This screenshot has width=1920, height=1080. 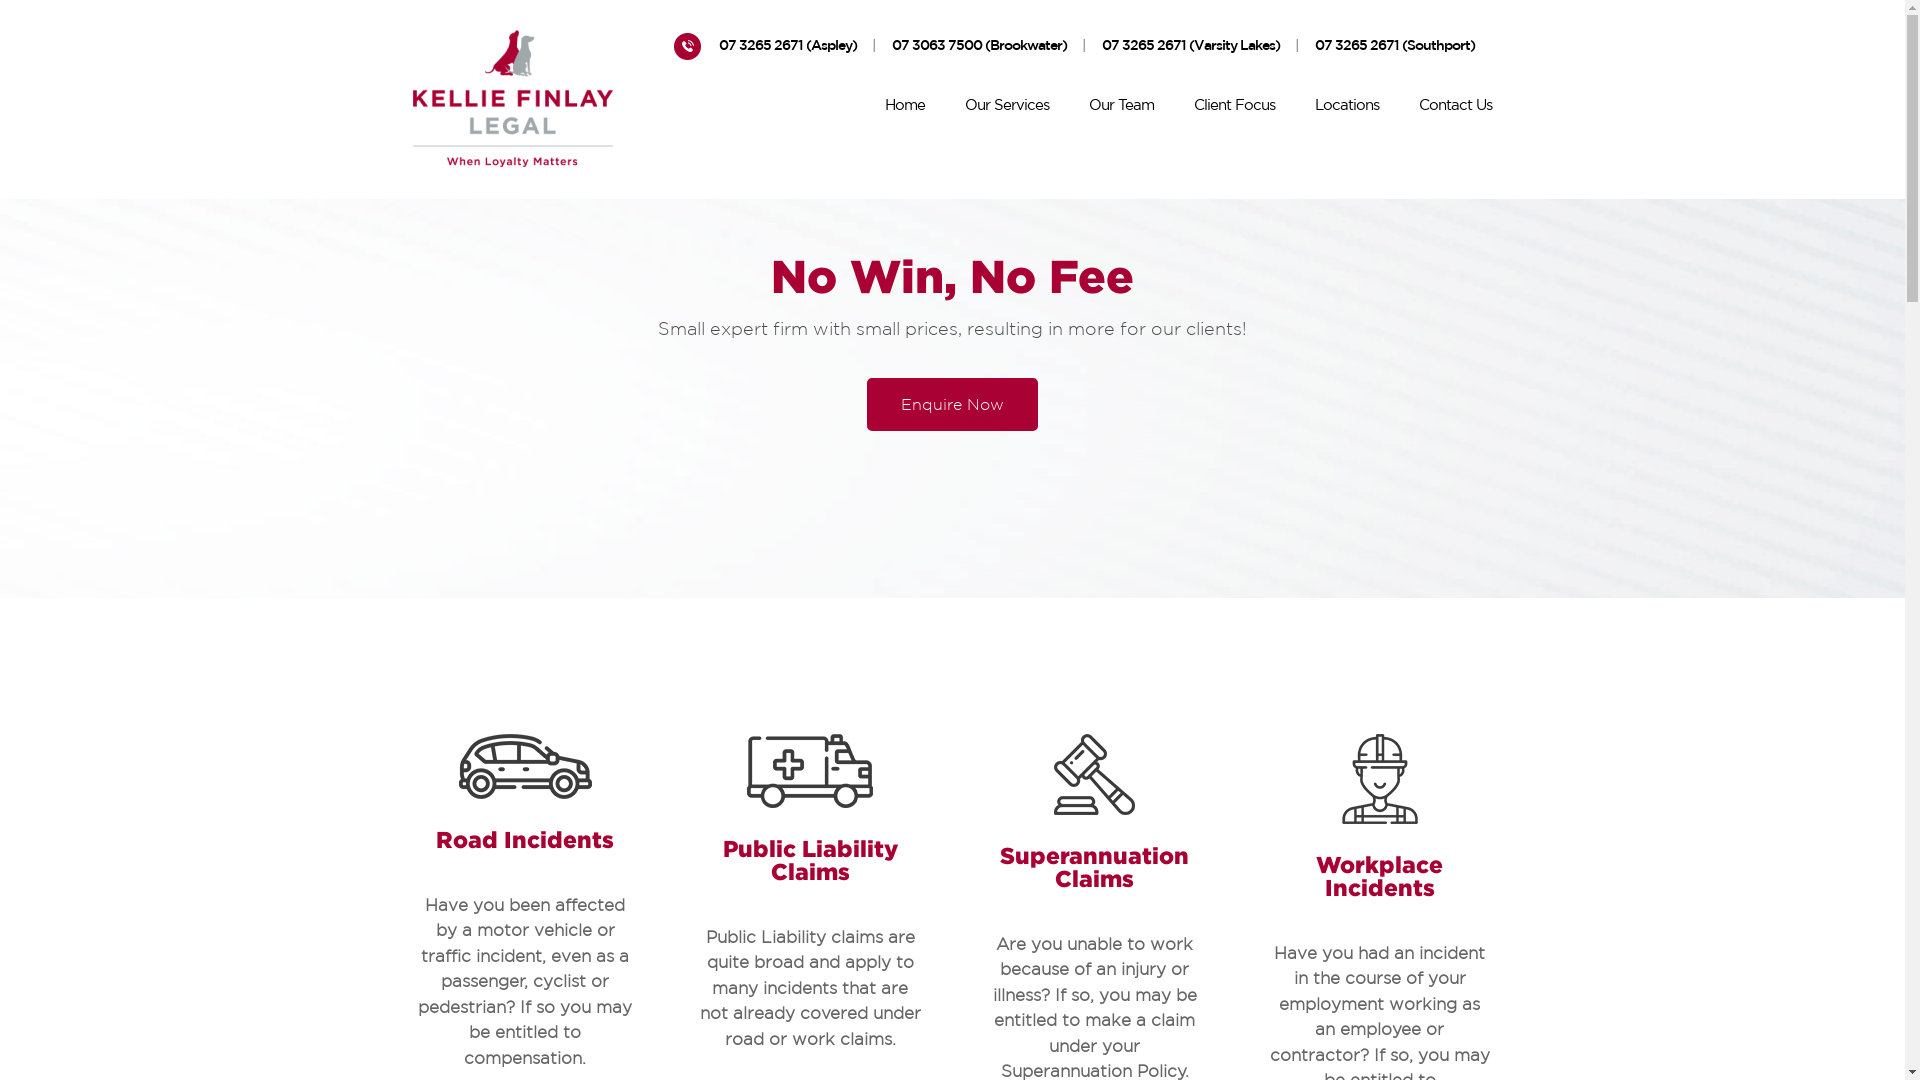 What do you see at coordinates (979, 48) in the screenshot?
I see `'07 3063 7500 (Brookwater)'` at bounding box center [979, 48].